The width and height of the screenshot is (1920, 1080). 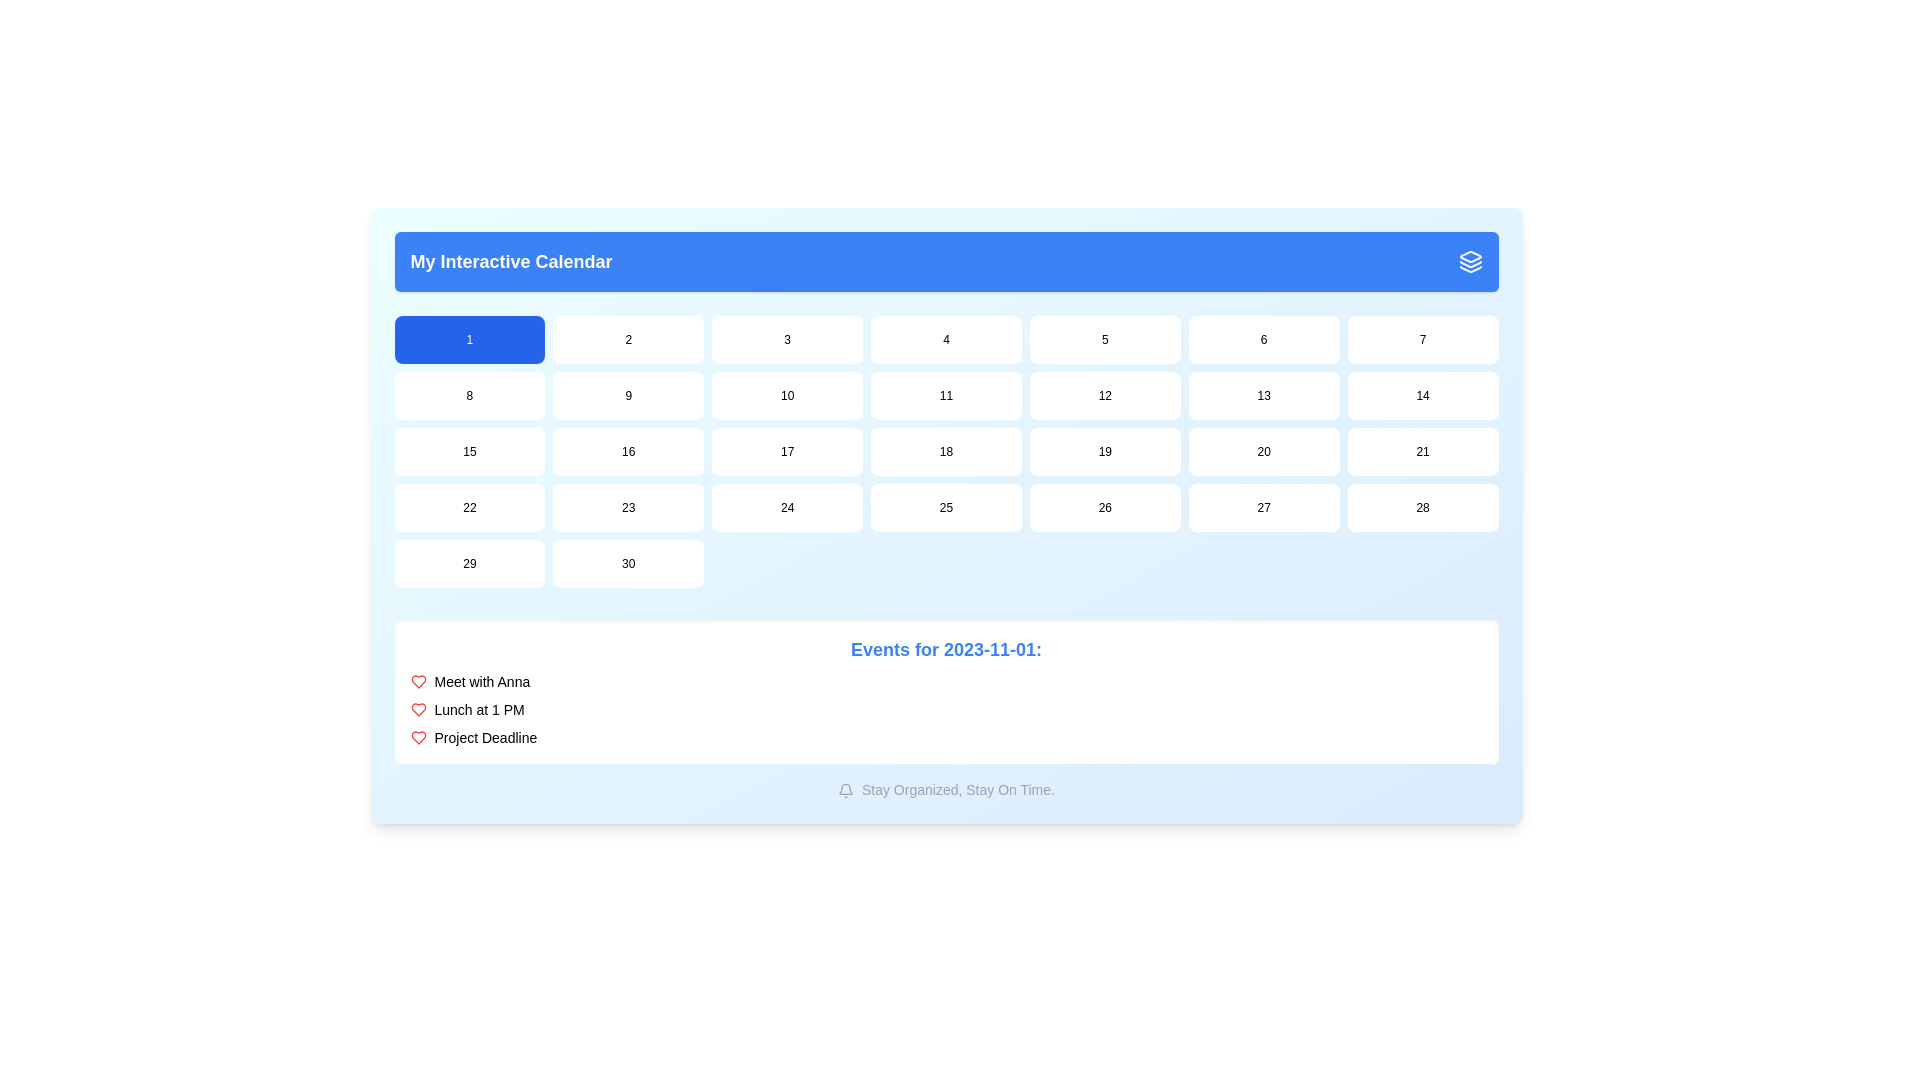 What do you see at coordinates (1104, 507) in the screenshot?
I see `the button displaying the text '26' located in the seventh row and fifth column of the grid layout` at bounding box center [1104, 507].